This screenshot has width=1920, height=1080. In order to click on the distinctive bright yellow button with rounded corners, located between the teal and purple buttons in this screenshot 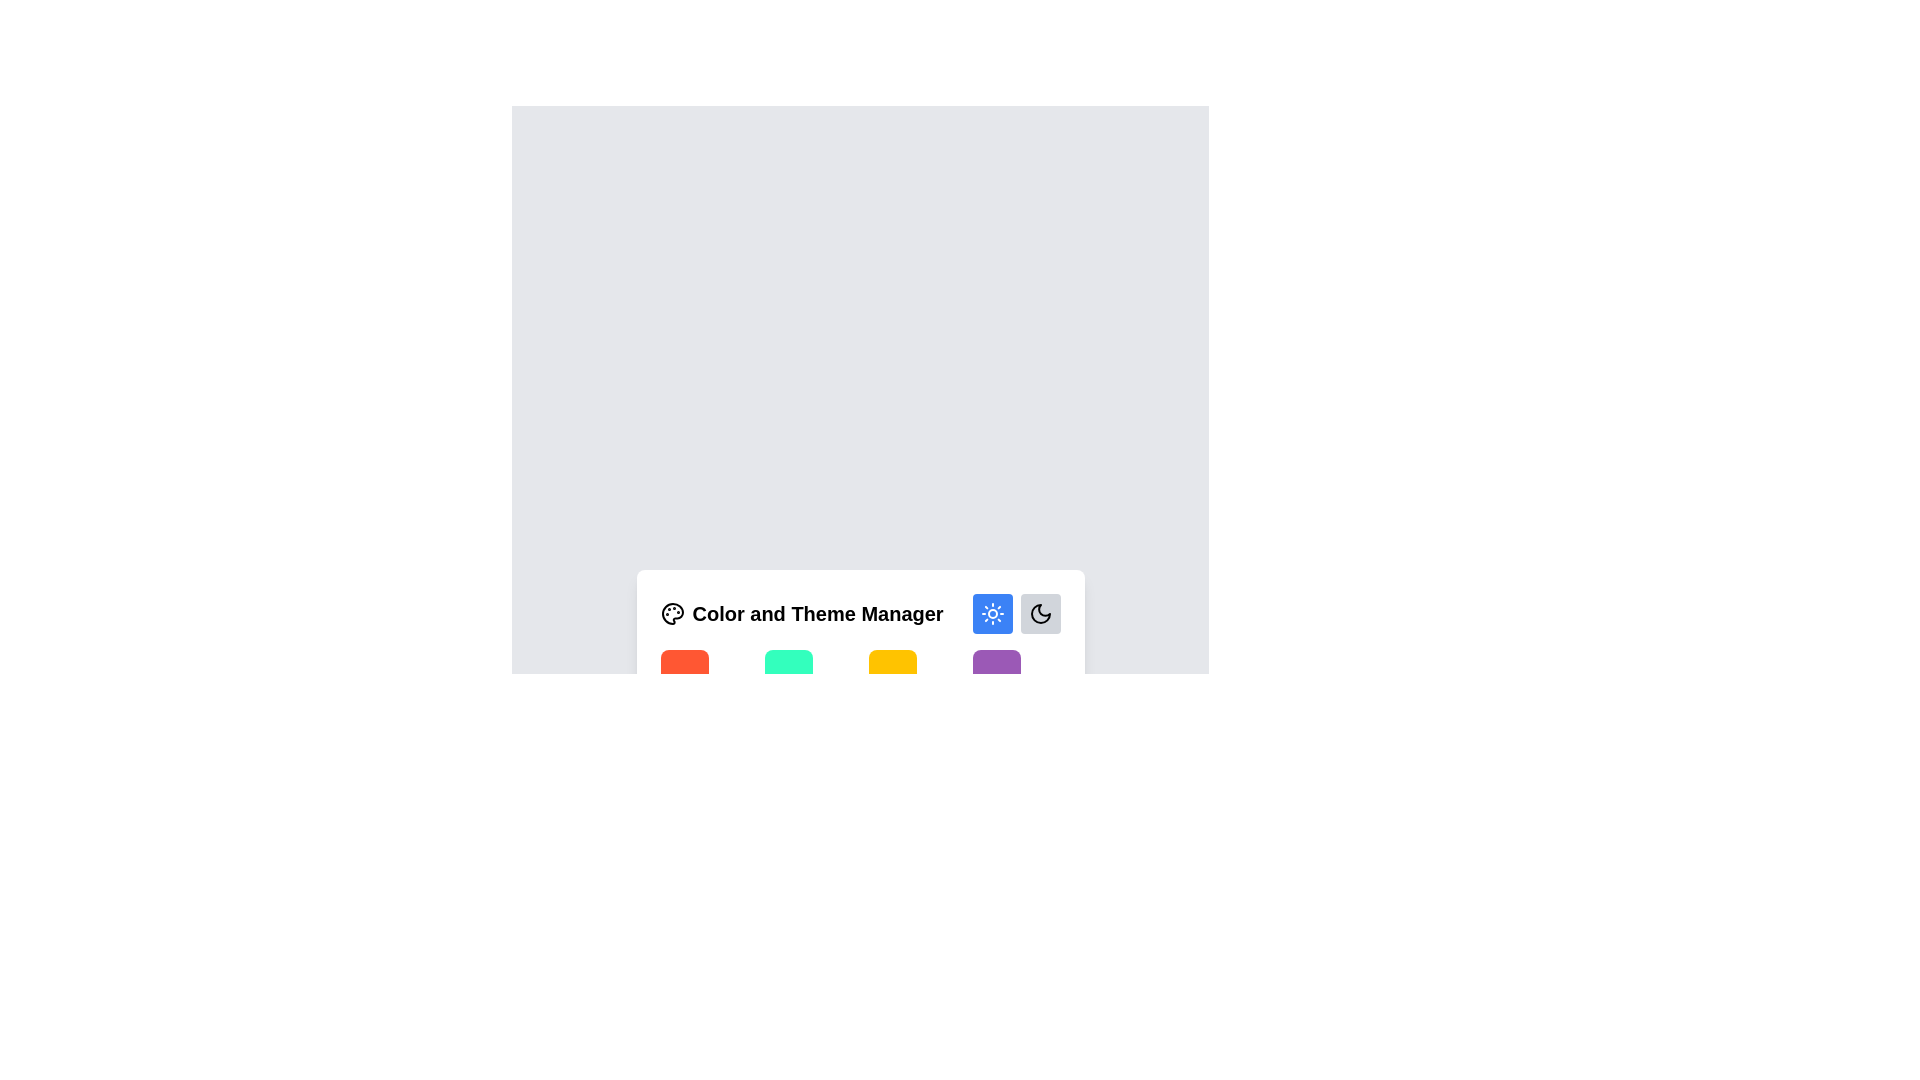, I will do `click(891, 674)`.